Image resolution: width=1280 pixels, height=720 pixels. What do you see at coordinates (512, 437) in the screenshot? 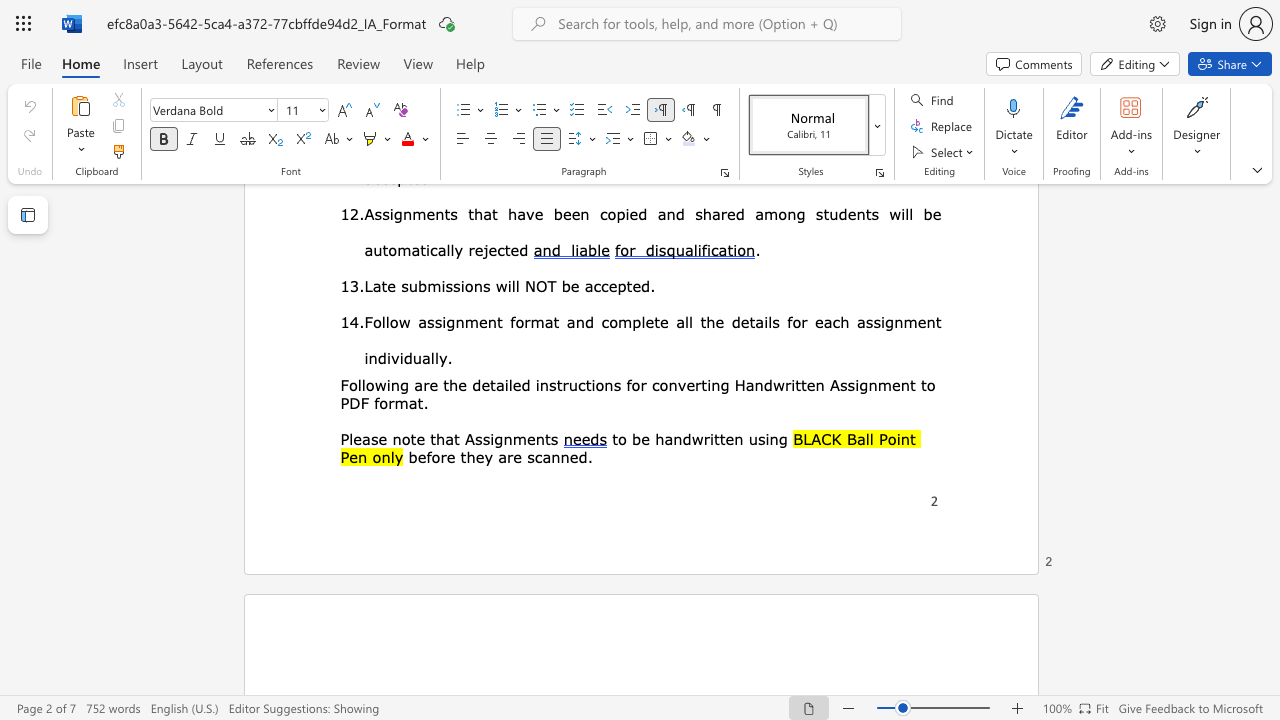
I see `the subset text "me" within the text "Please note that Assignments"` at bounding box center [512, 437].